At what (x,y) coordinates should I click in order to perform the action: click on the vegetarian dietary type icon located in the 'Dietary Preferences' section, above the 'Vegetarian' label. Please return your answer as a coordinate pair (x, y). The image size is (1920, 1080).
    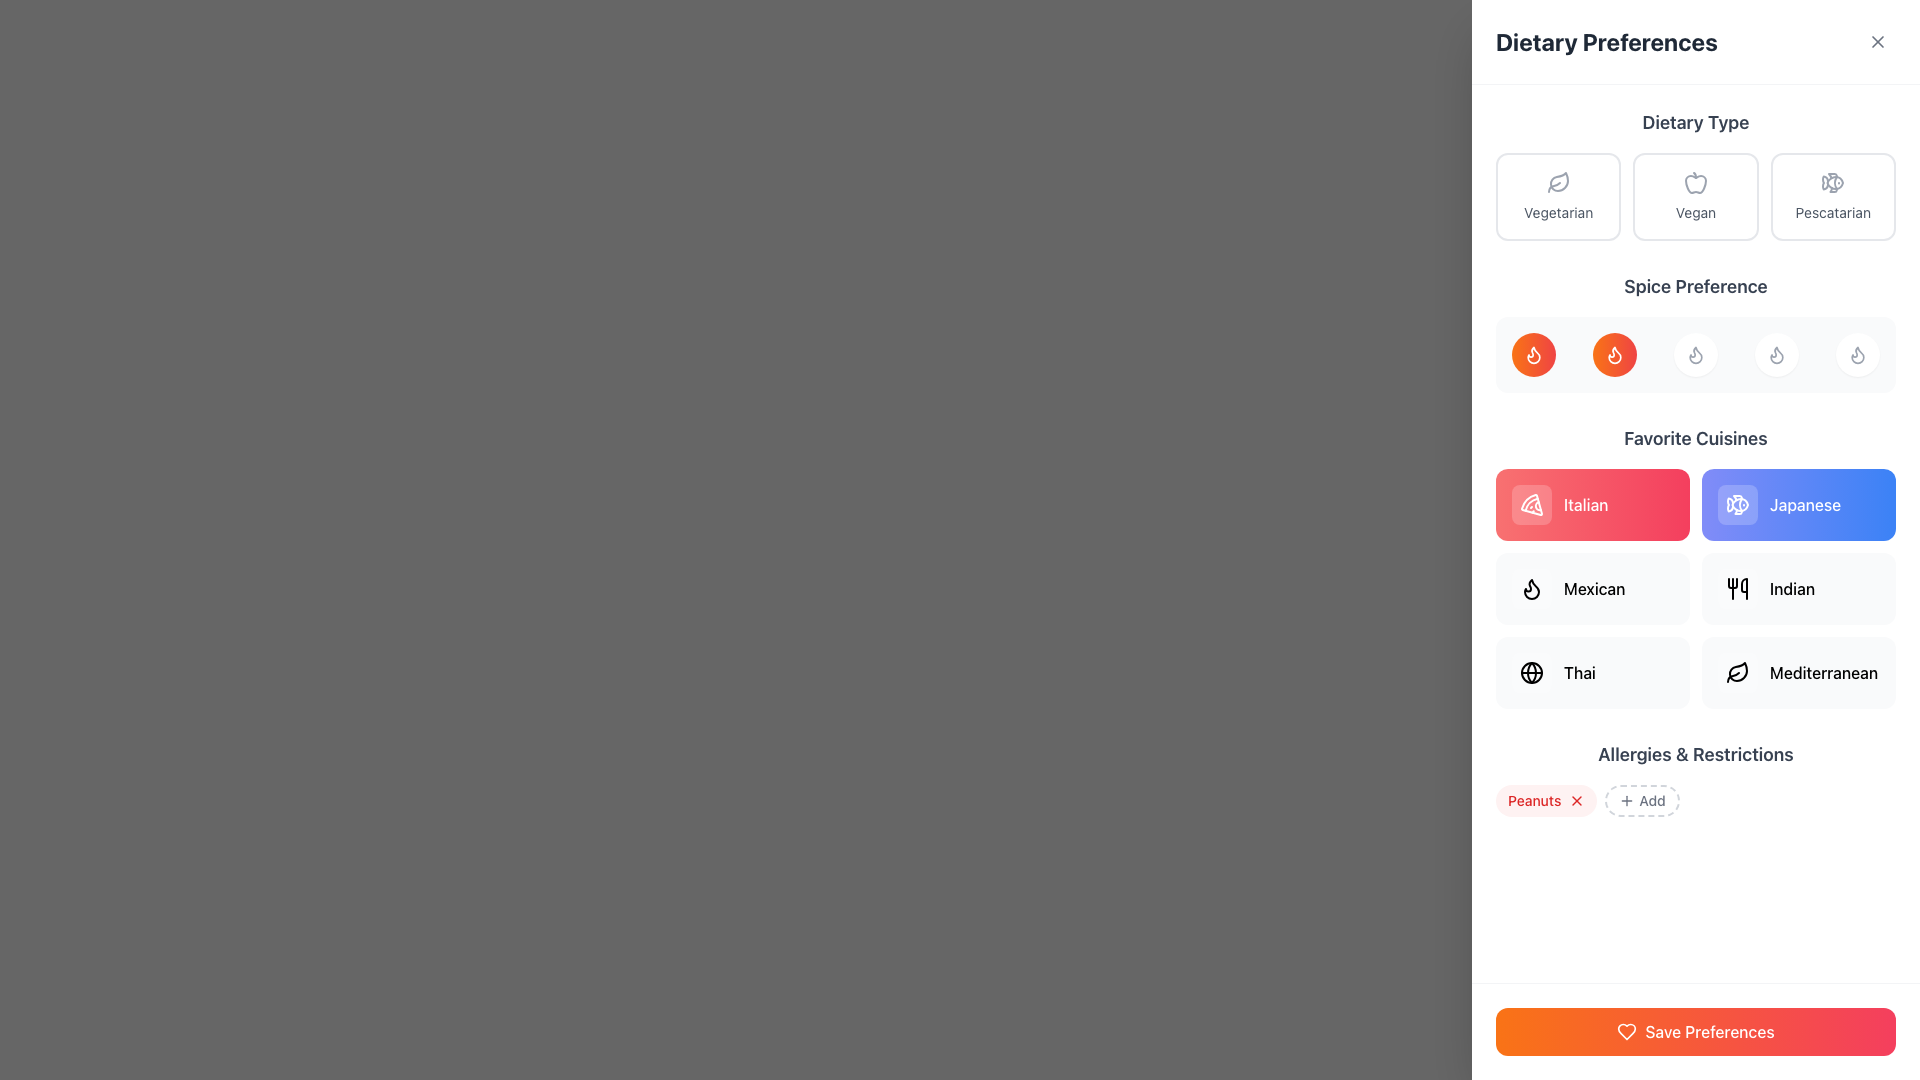
    Looking at the image, I should click on (1557, 182).